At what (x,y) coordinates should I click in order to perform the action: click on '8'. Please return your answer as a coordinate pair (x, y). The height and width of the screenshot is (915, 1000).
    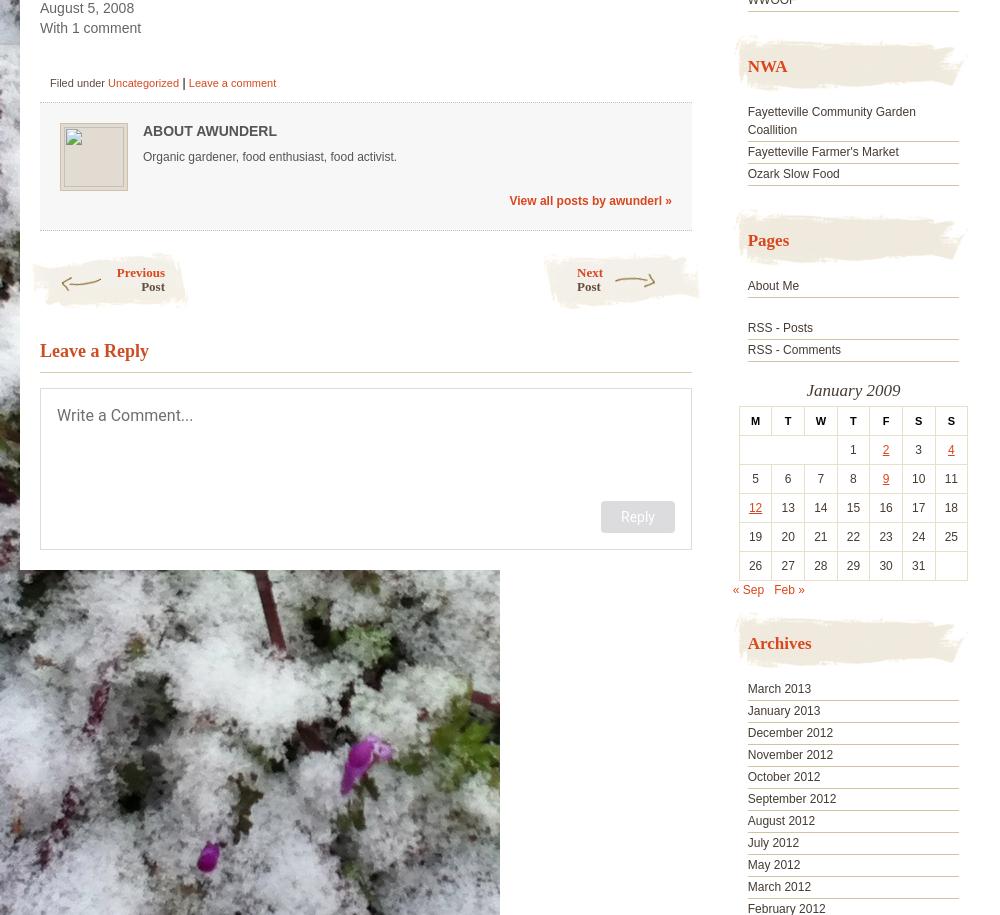
    Looking at the image, I should click on (852, 478).